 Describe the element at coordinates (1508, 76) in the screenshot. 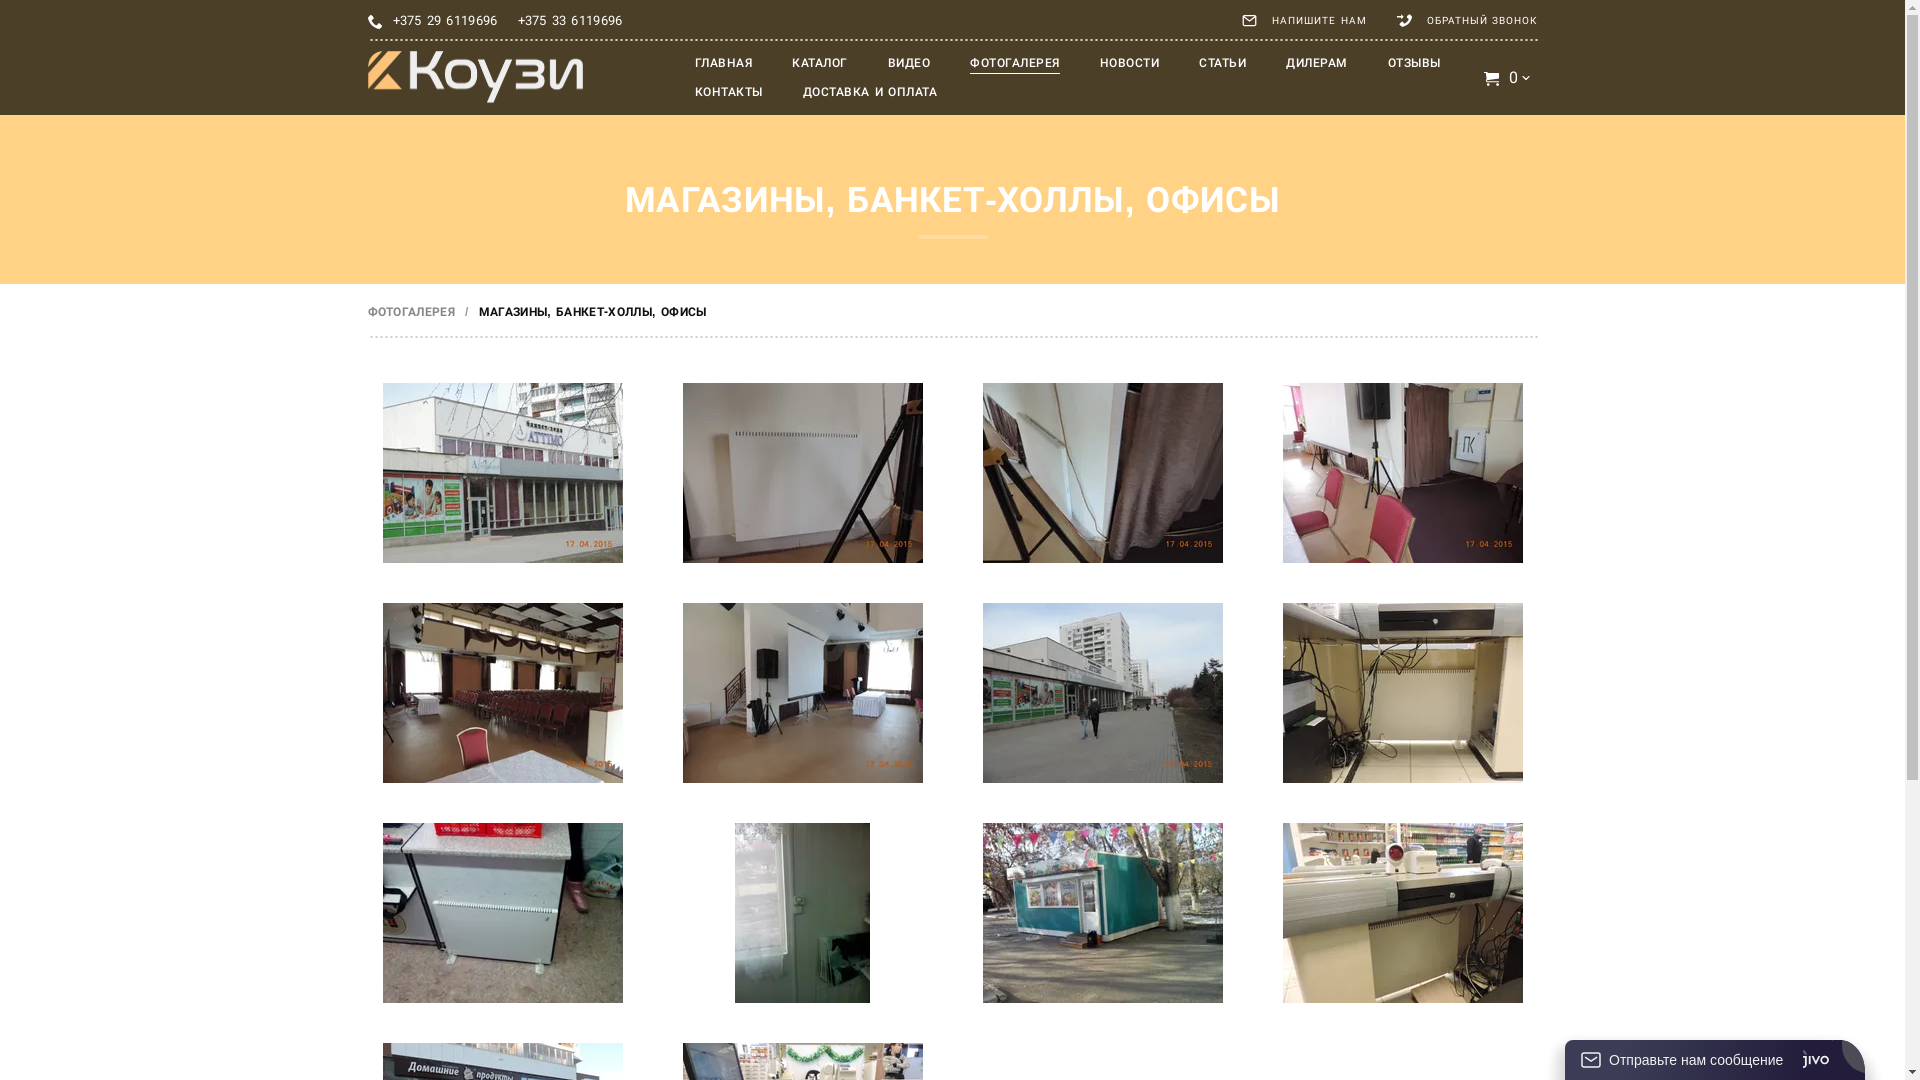

I see `'0'` at that location.